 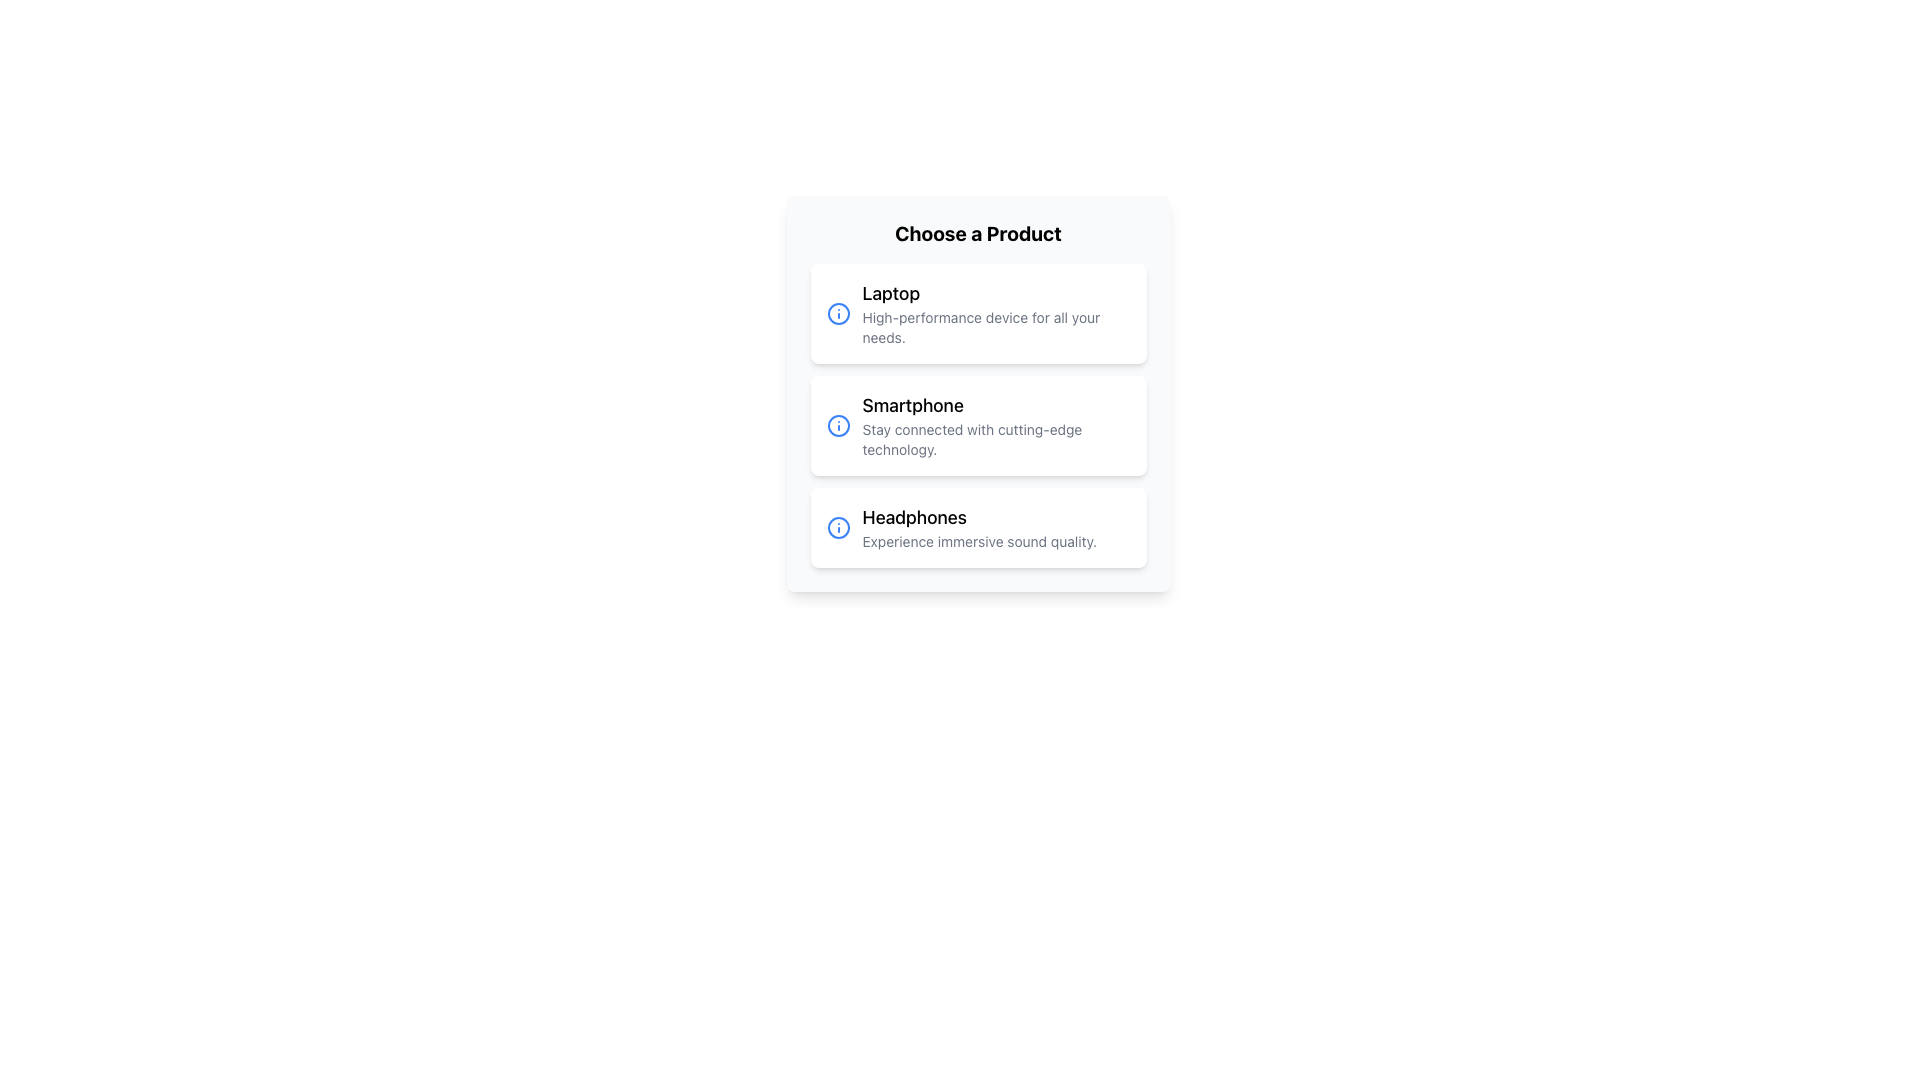 What do you see at coordinates (996, 326) in the screenshot?
I see `the detailed description text element located below the 'Laptop' title within the first card of the 'Choose a Product' section` at bounding box center [996, 326].